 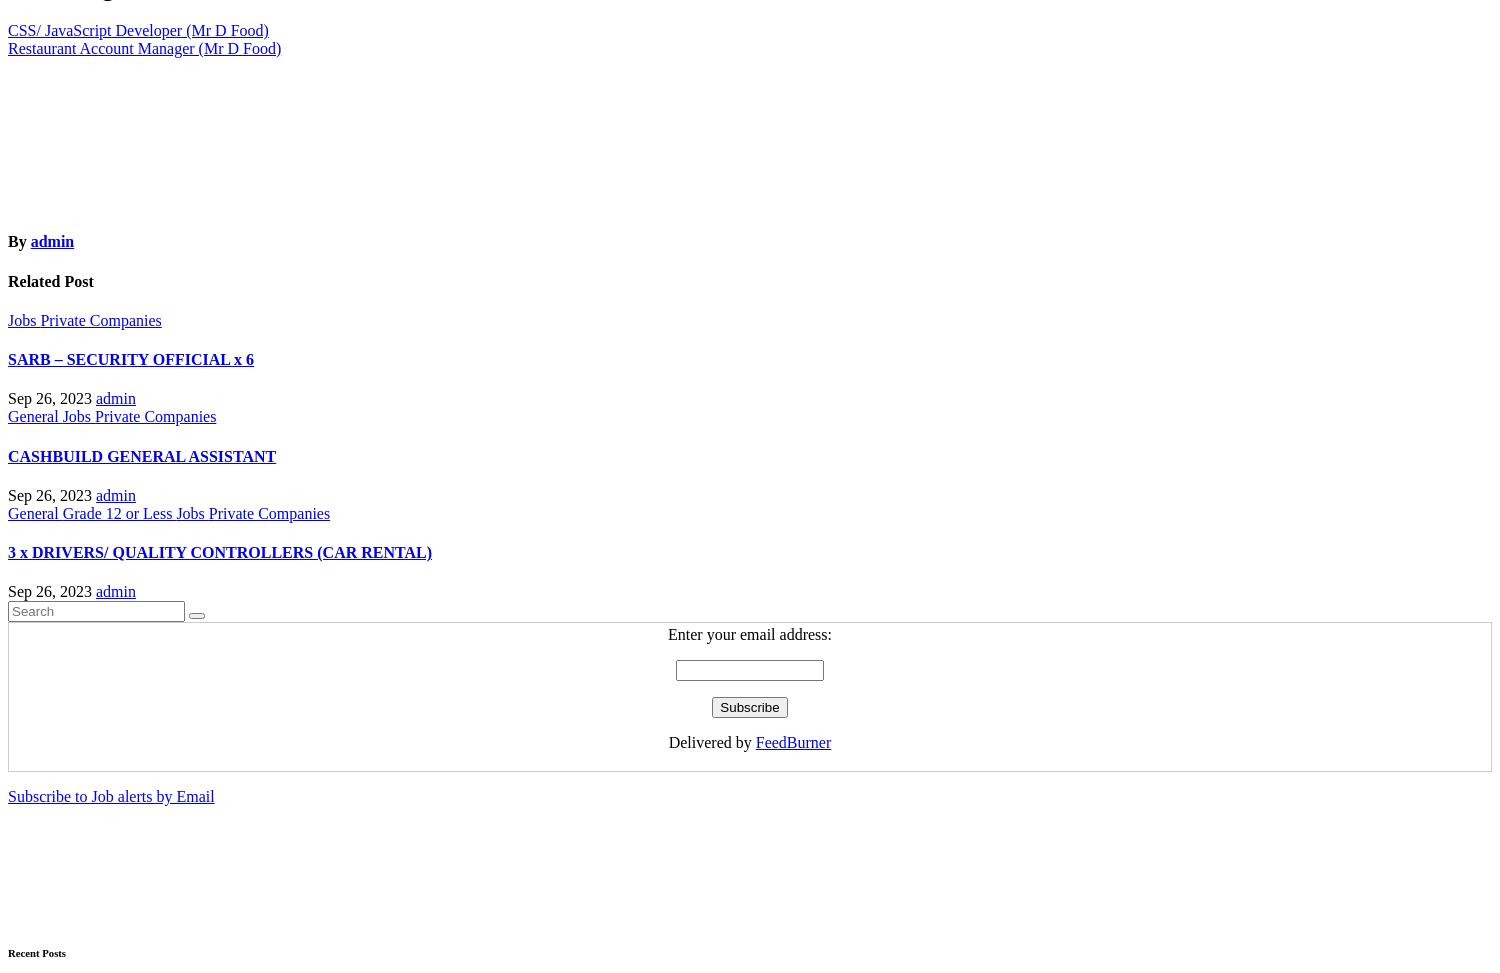 What do you see at coordinates (710, 742) in the screenshot?
I see `'Delivered by'` at bounding box center [710, 742].